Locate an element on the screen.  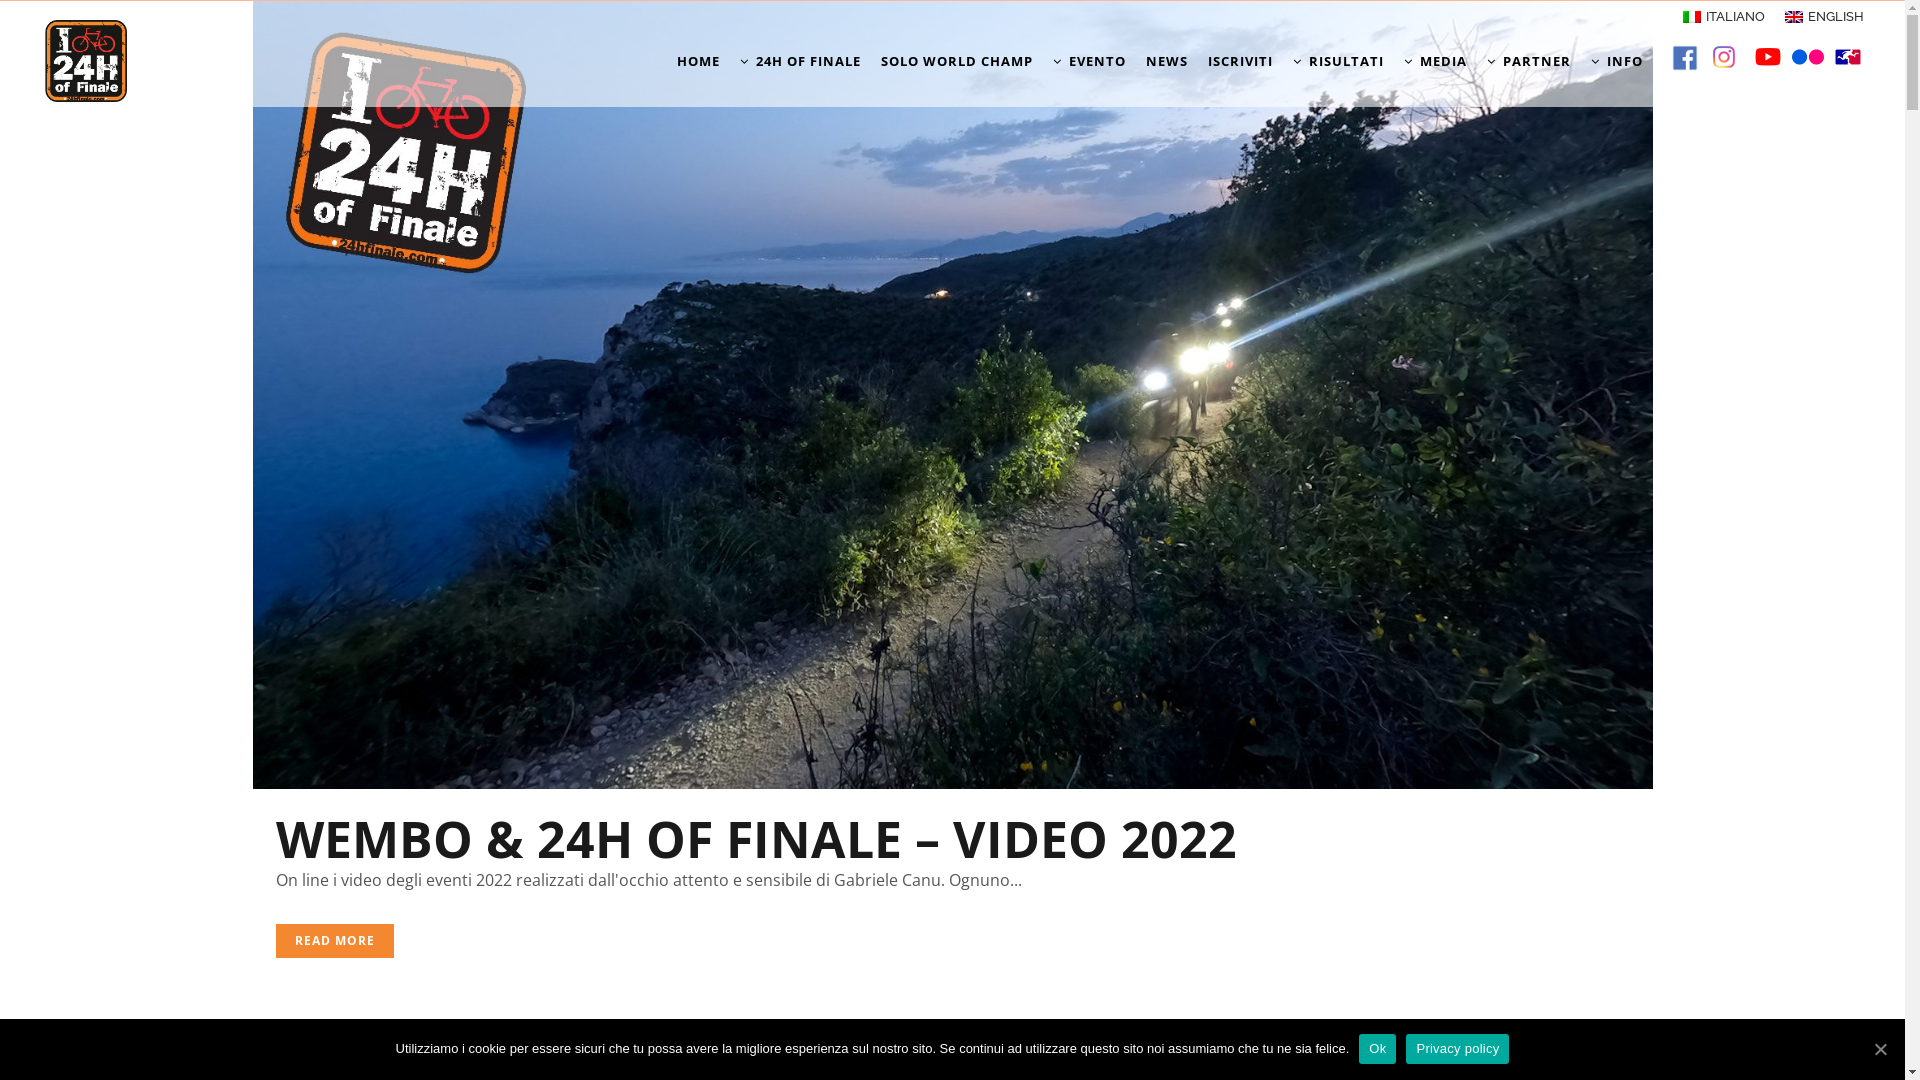
'PARTNER' is located at coordinates (1528, 60).